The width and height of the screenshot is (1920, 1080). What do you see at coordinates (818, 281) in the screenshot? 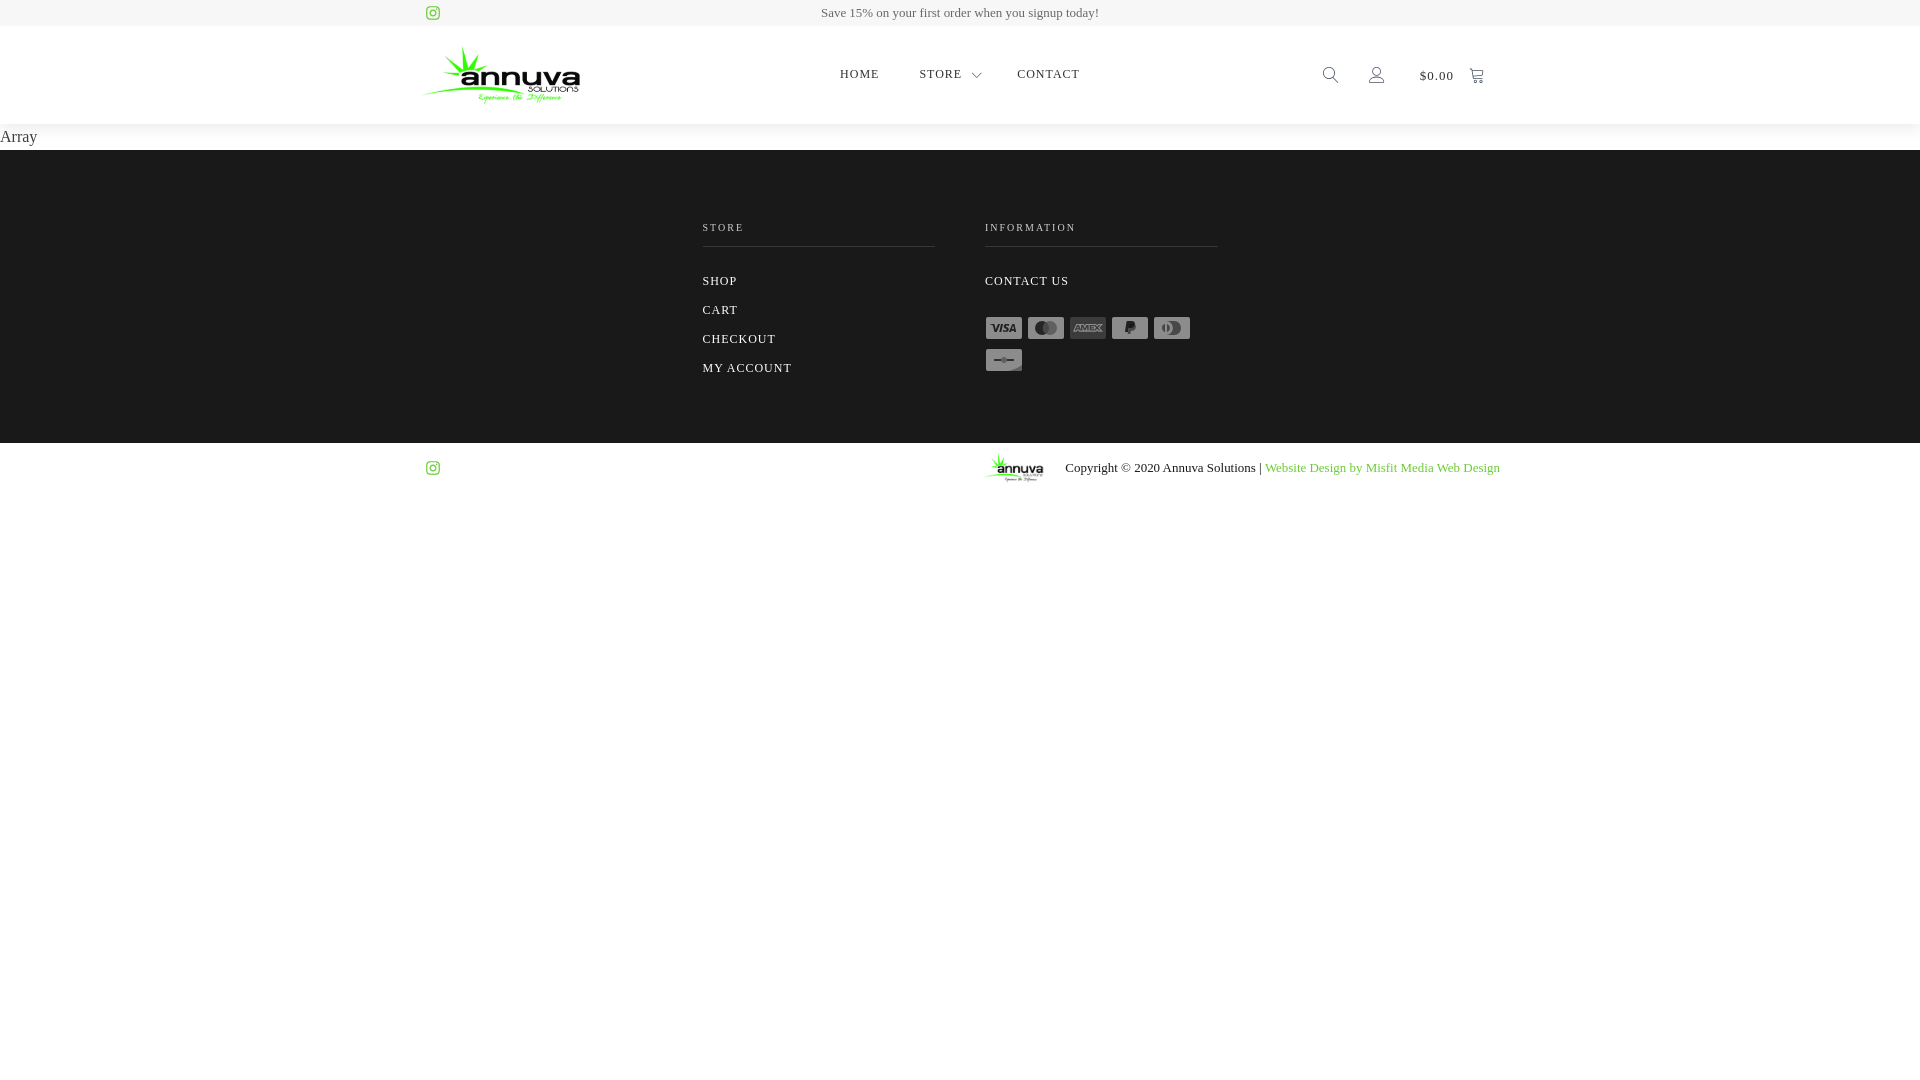
I see `'SHOP'` at bounding box center [818, 281].